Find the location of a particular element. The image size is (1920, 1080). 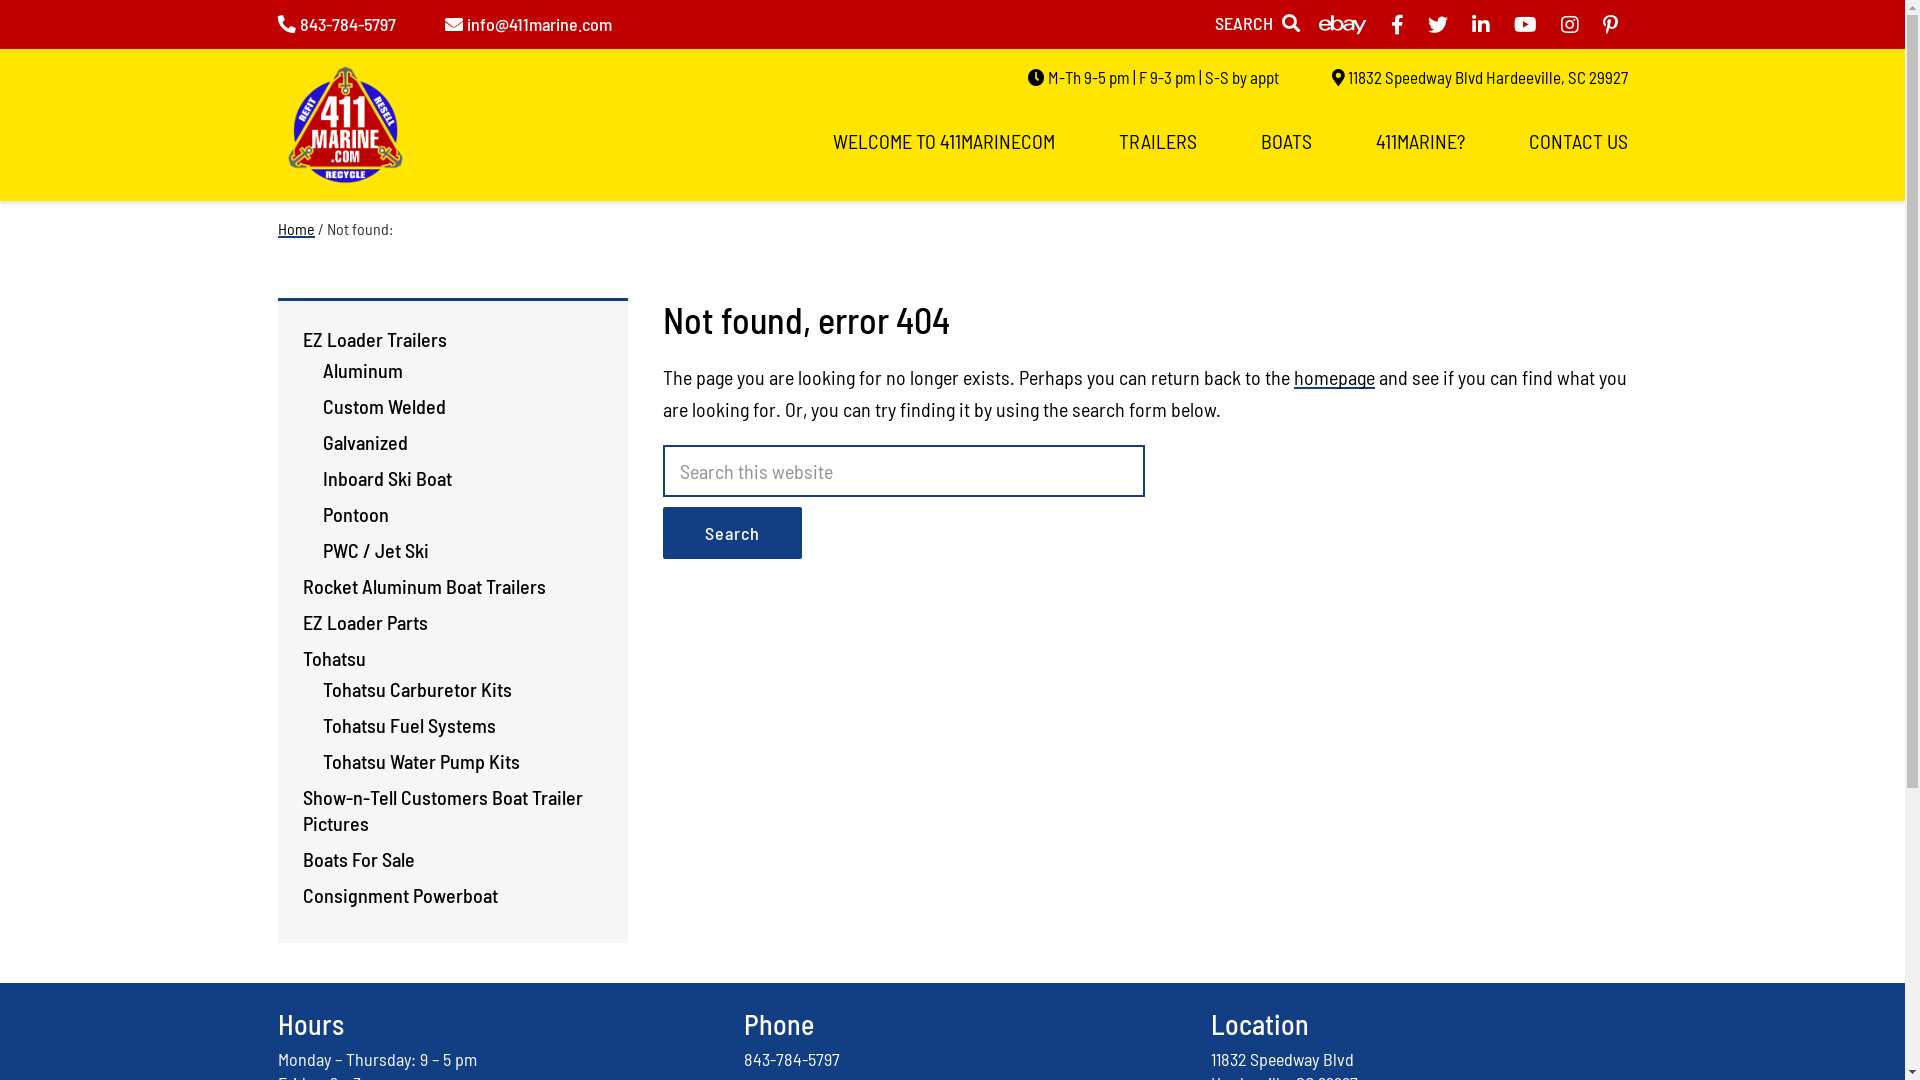

'Consignment Powerboat' is located at coordinates (399, 893).